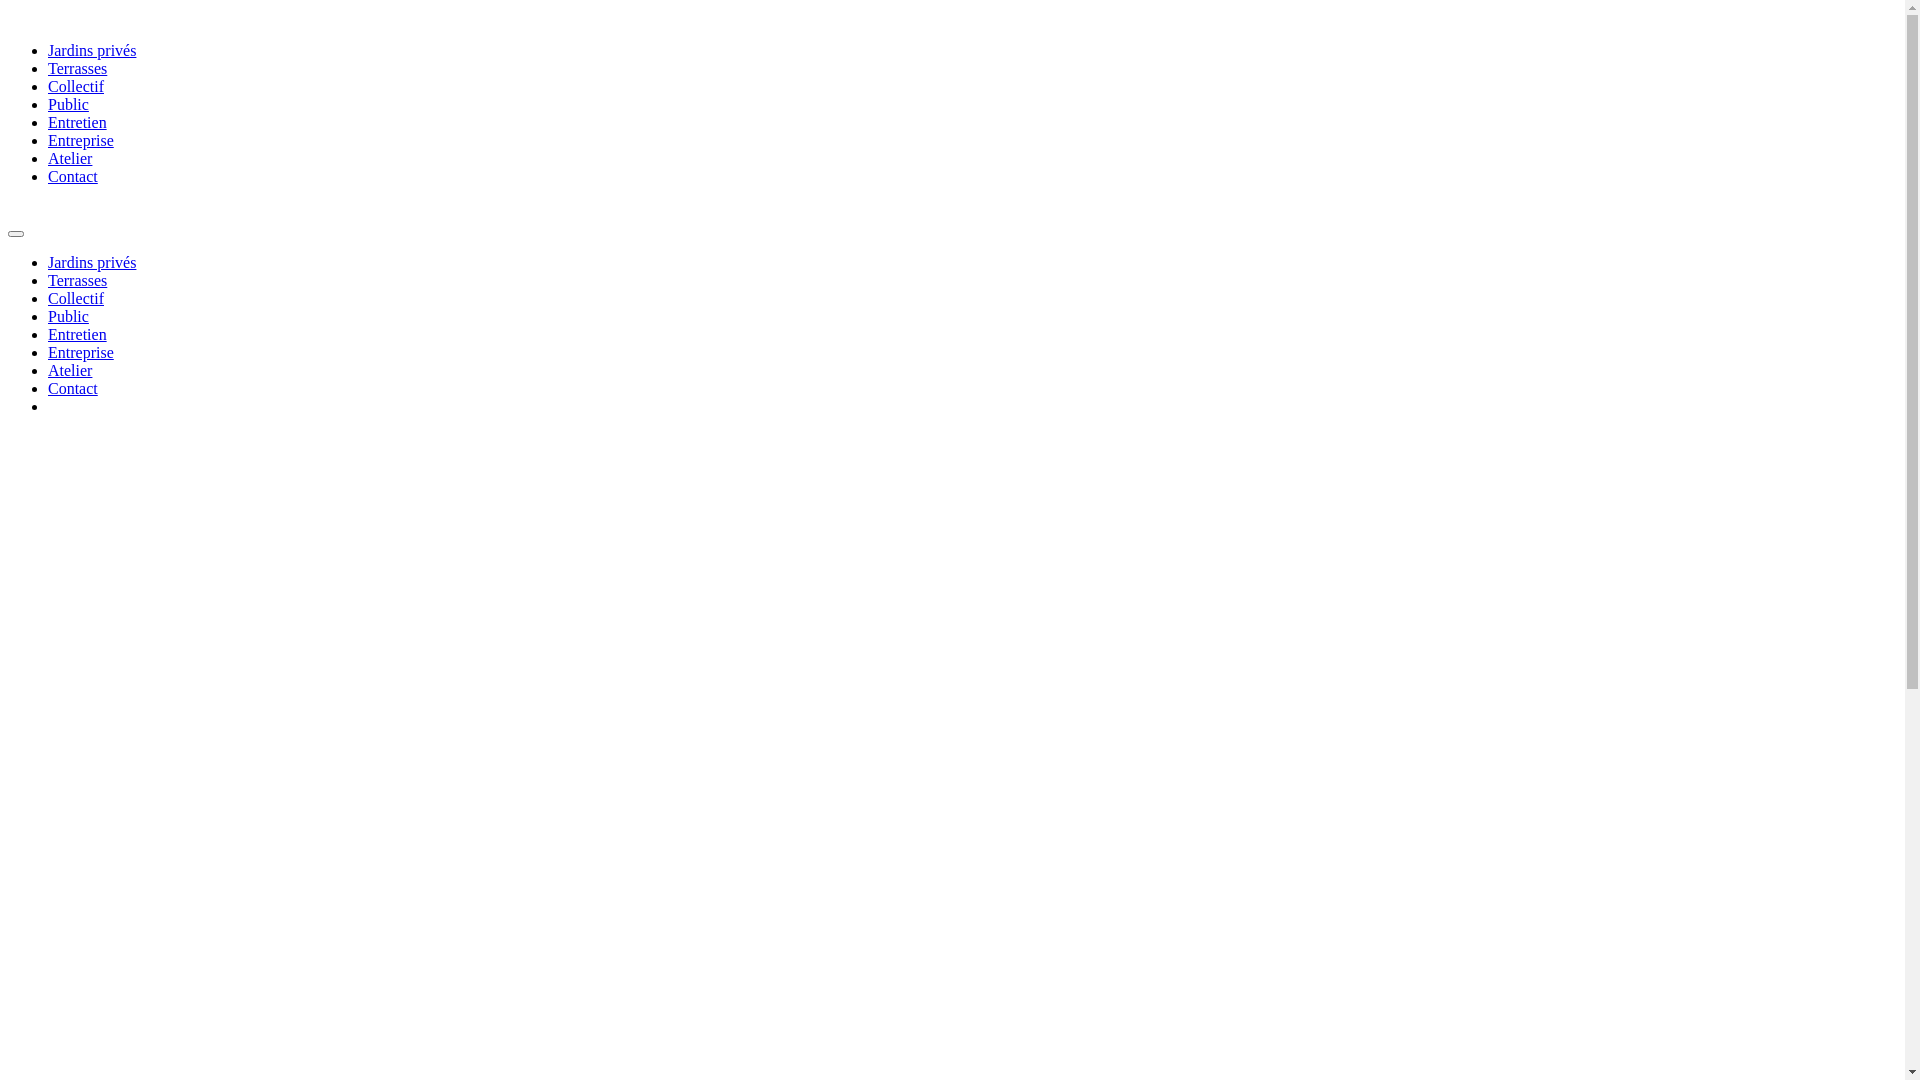  I want to click on 'Collectif', so click(76, 85).